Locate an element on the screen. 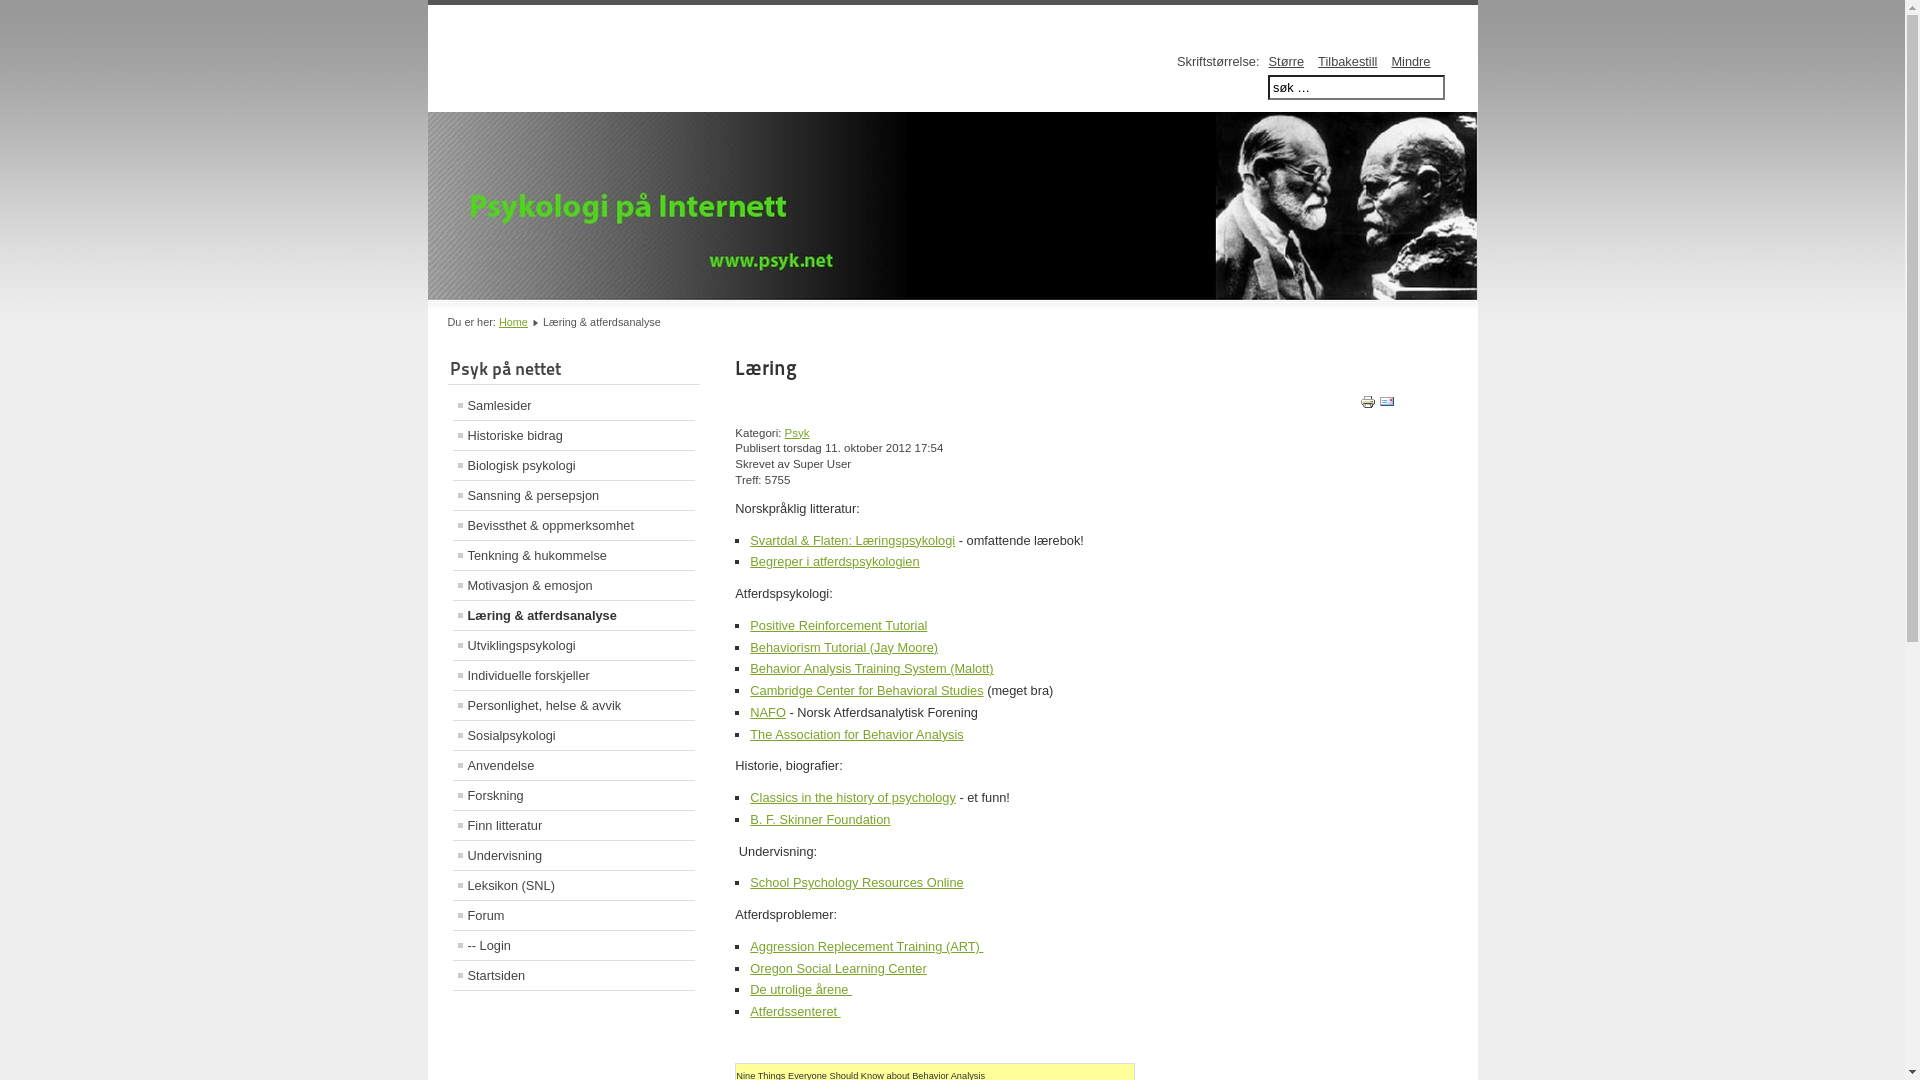 This screenshot has height=1080, width=1920. 'Begreper i atferdspsykologien' is located at coordinates (834, 561).